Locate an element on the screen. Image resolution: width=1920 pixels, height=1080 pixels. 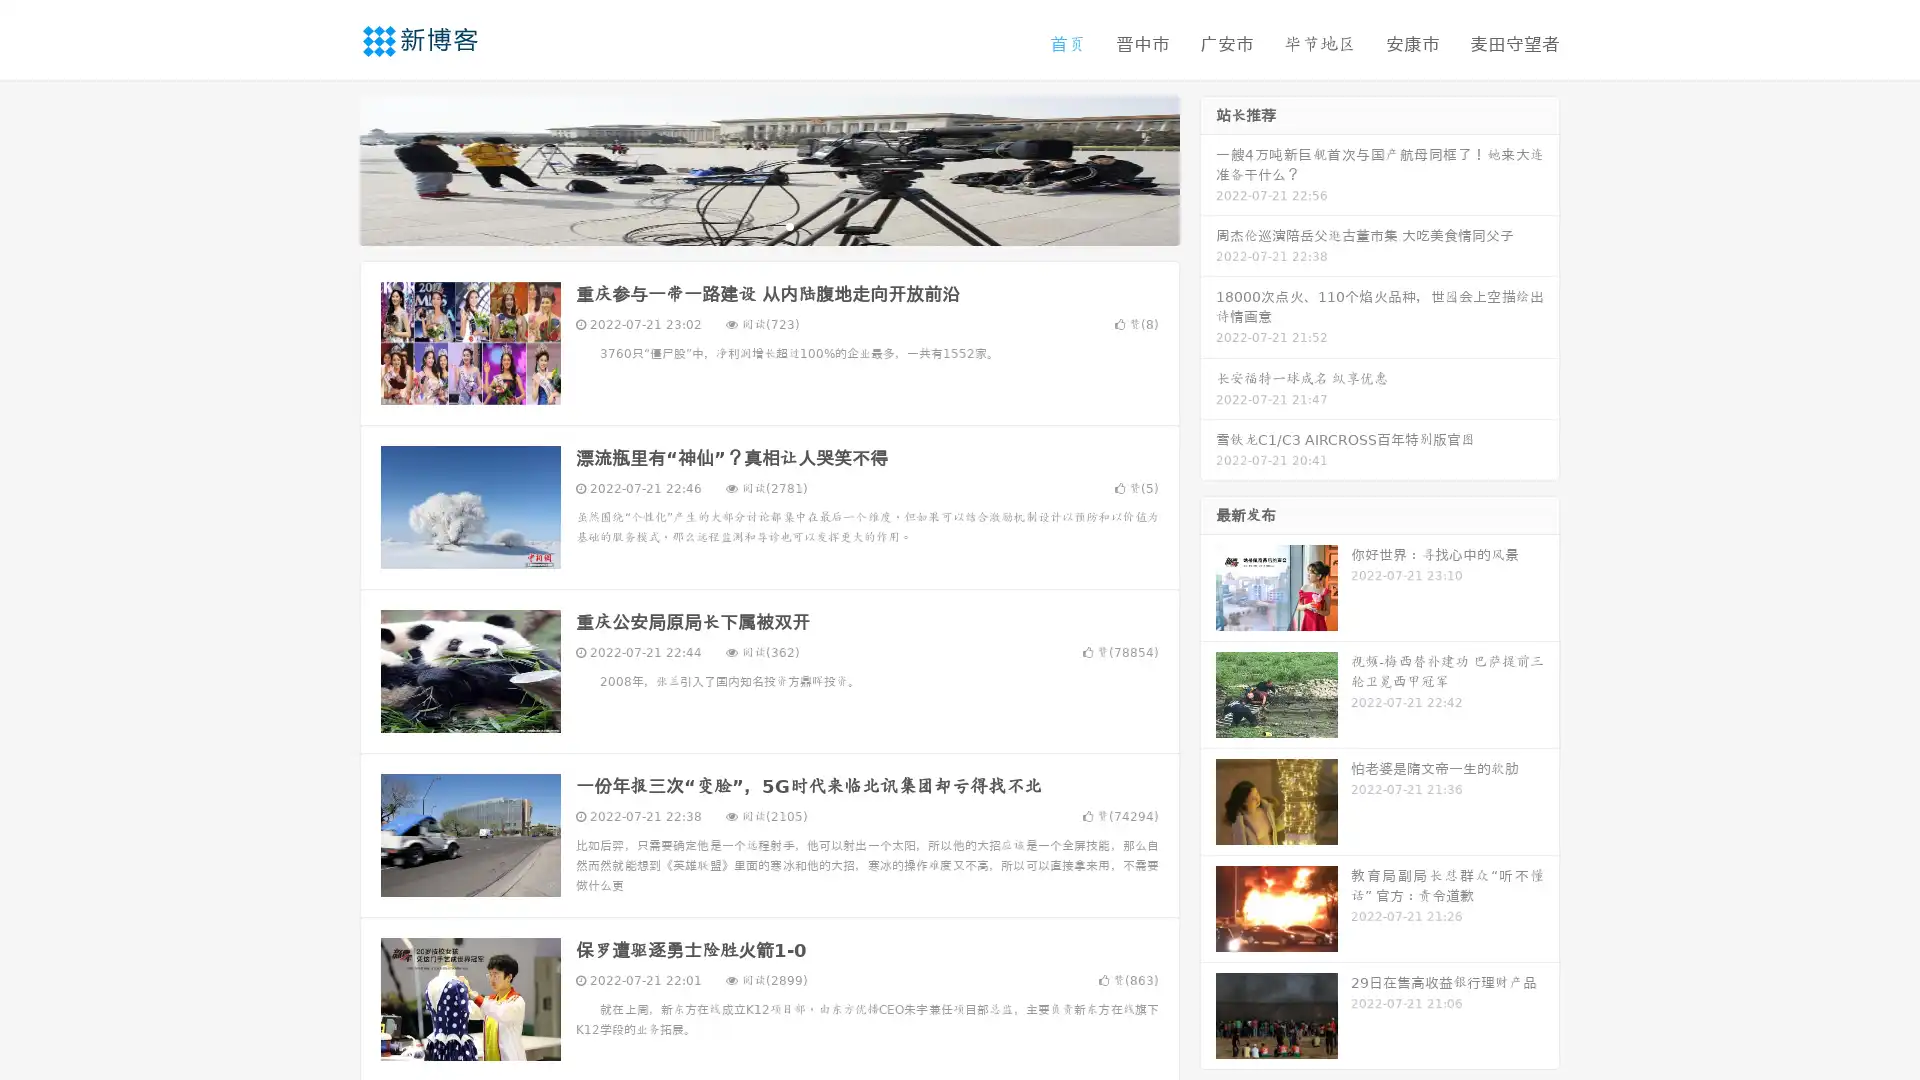
Previous slide is located at coordinates (330, 168).